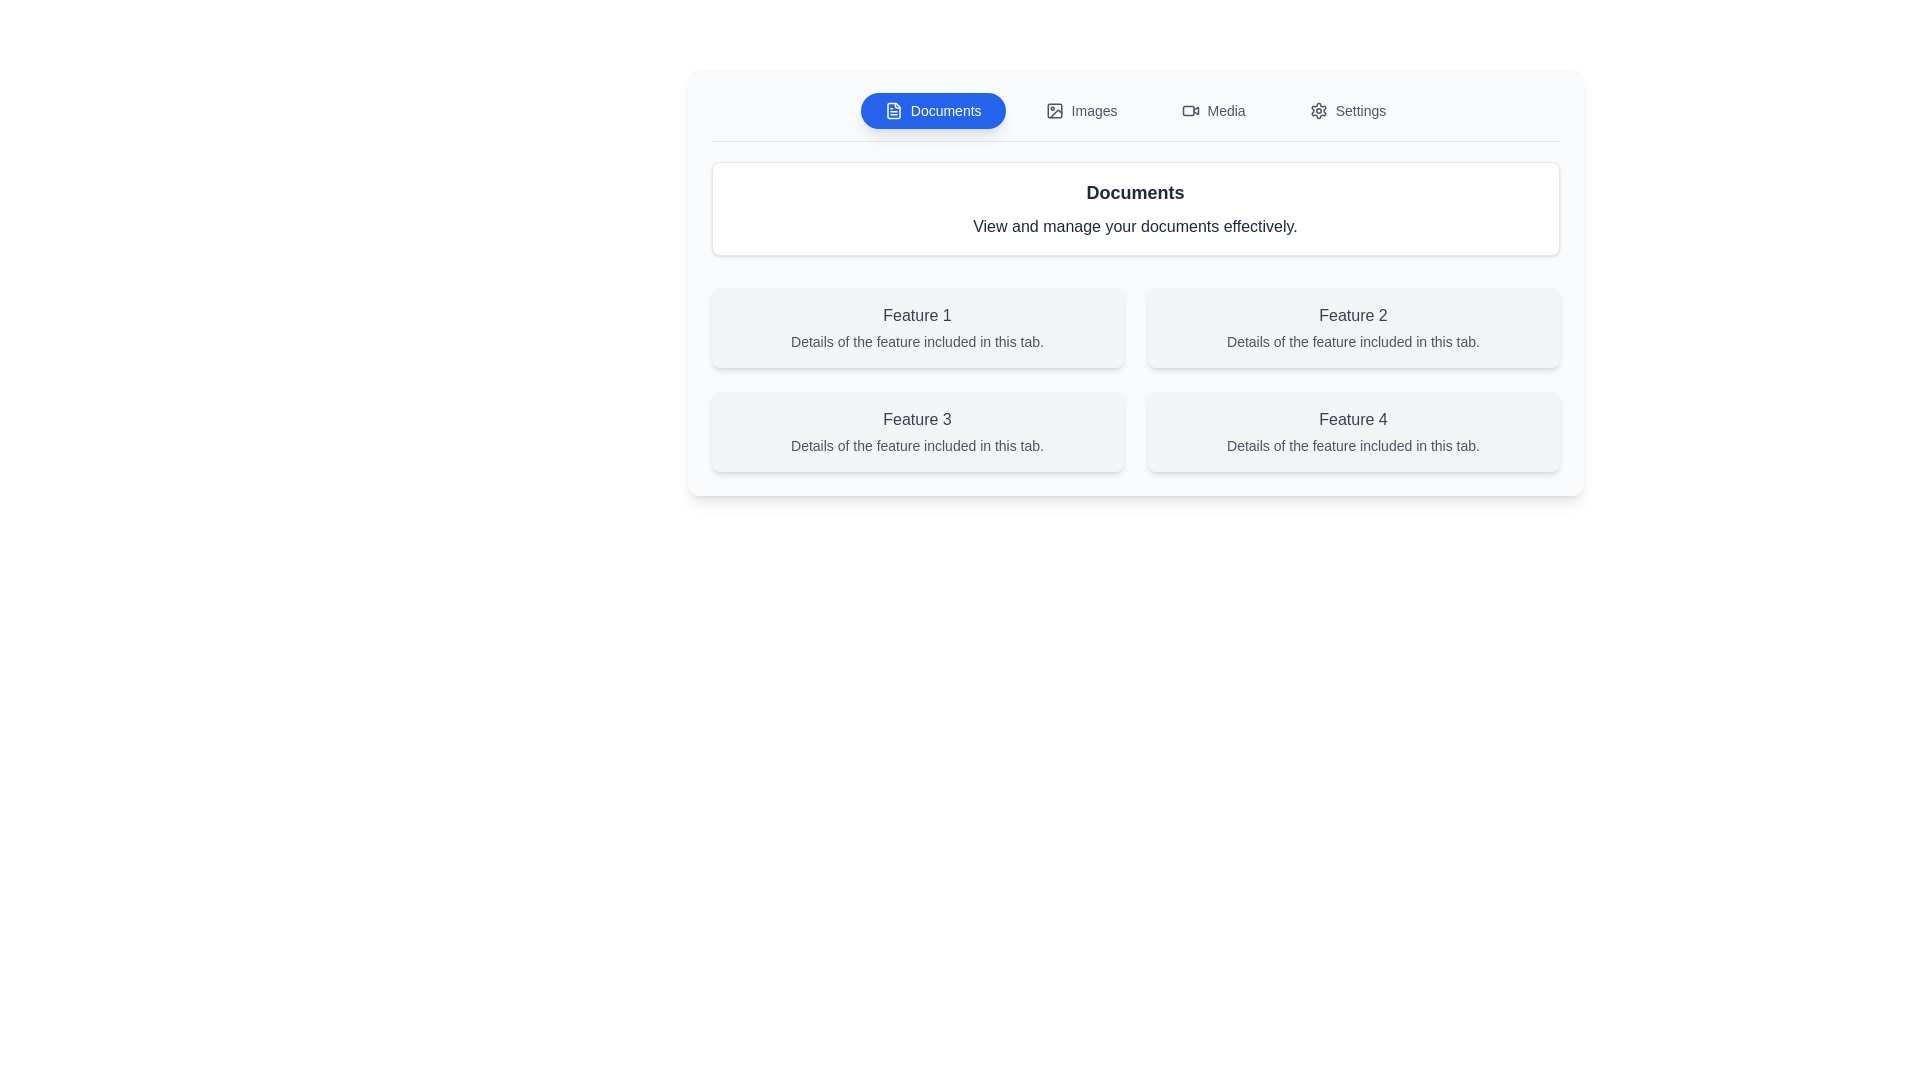 The width and height of the screenshot is (1920, 1080). I want to click on the cogwheel icon within the 'Settings' button located at the top-right corner of the interface, so click(1318, 111).